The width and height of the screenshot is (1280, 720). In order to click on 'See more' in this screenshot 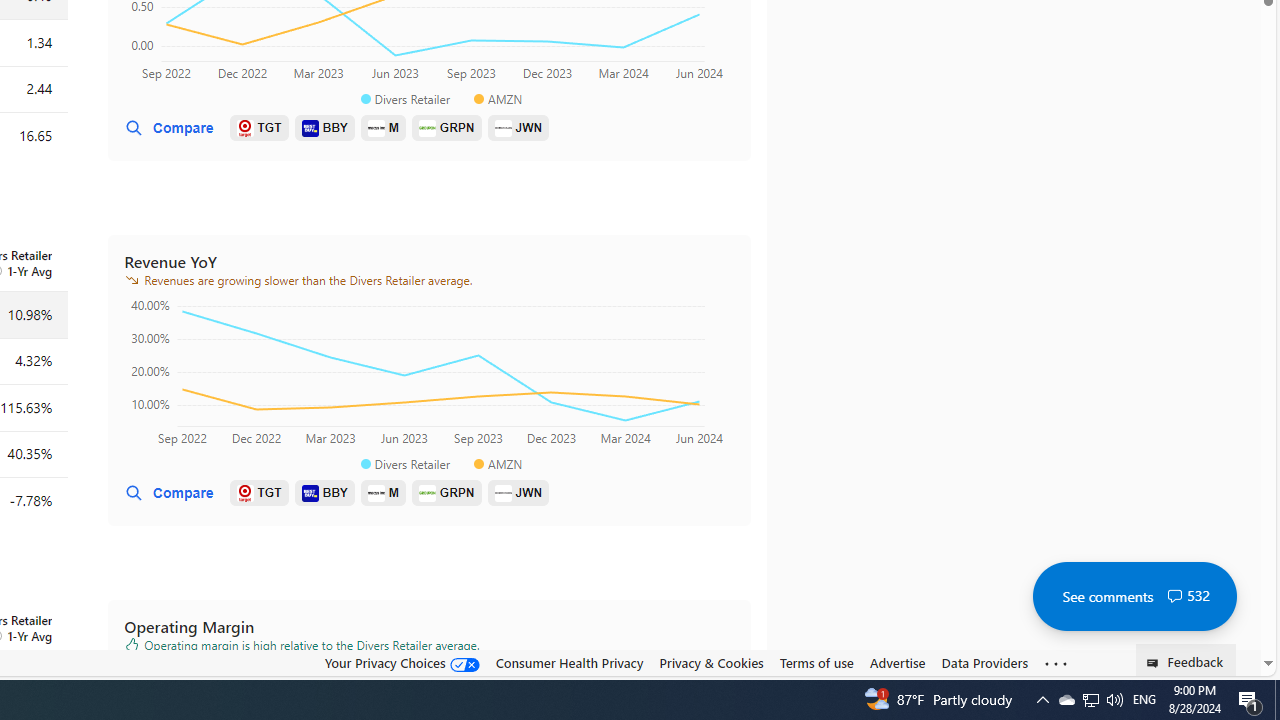, I will do `click(1055, 664)`.